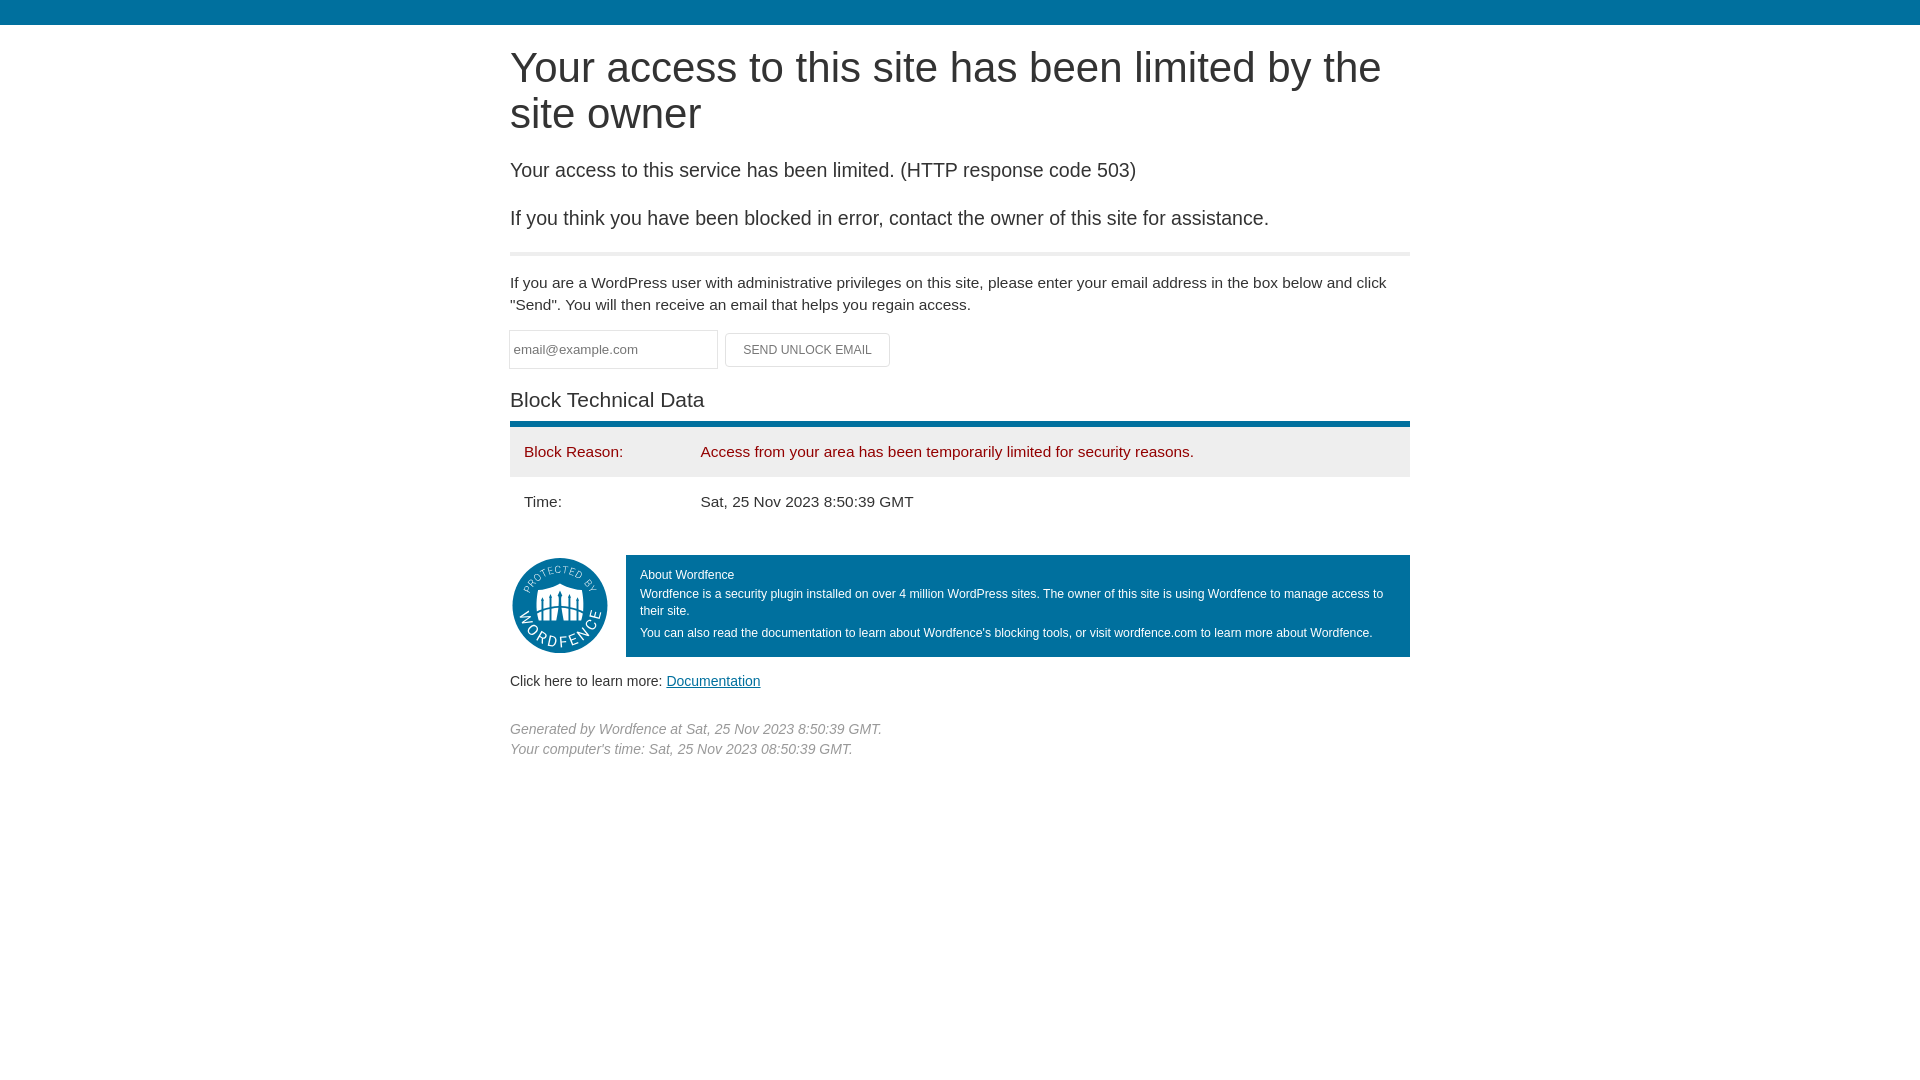 Image resolution: width=1920 pixels, height=1080 pixels. Describe the element at coordinates (807, 349) in the screenshot. I see `'Send Unlock Email'` at that location.